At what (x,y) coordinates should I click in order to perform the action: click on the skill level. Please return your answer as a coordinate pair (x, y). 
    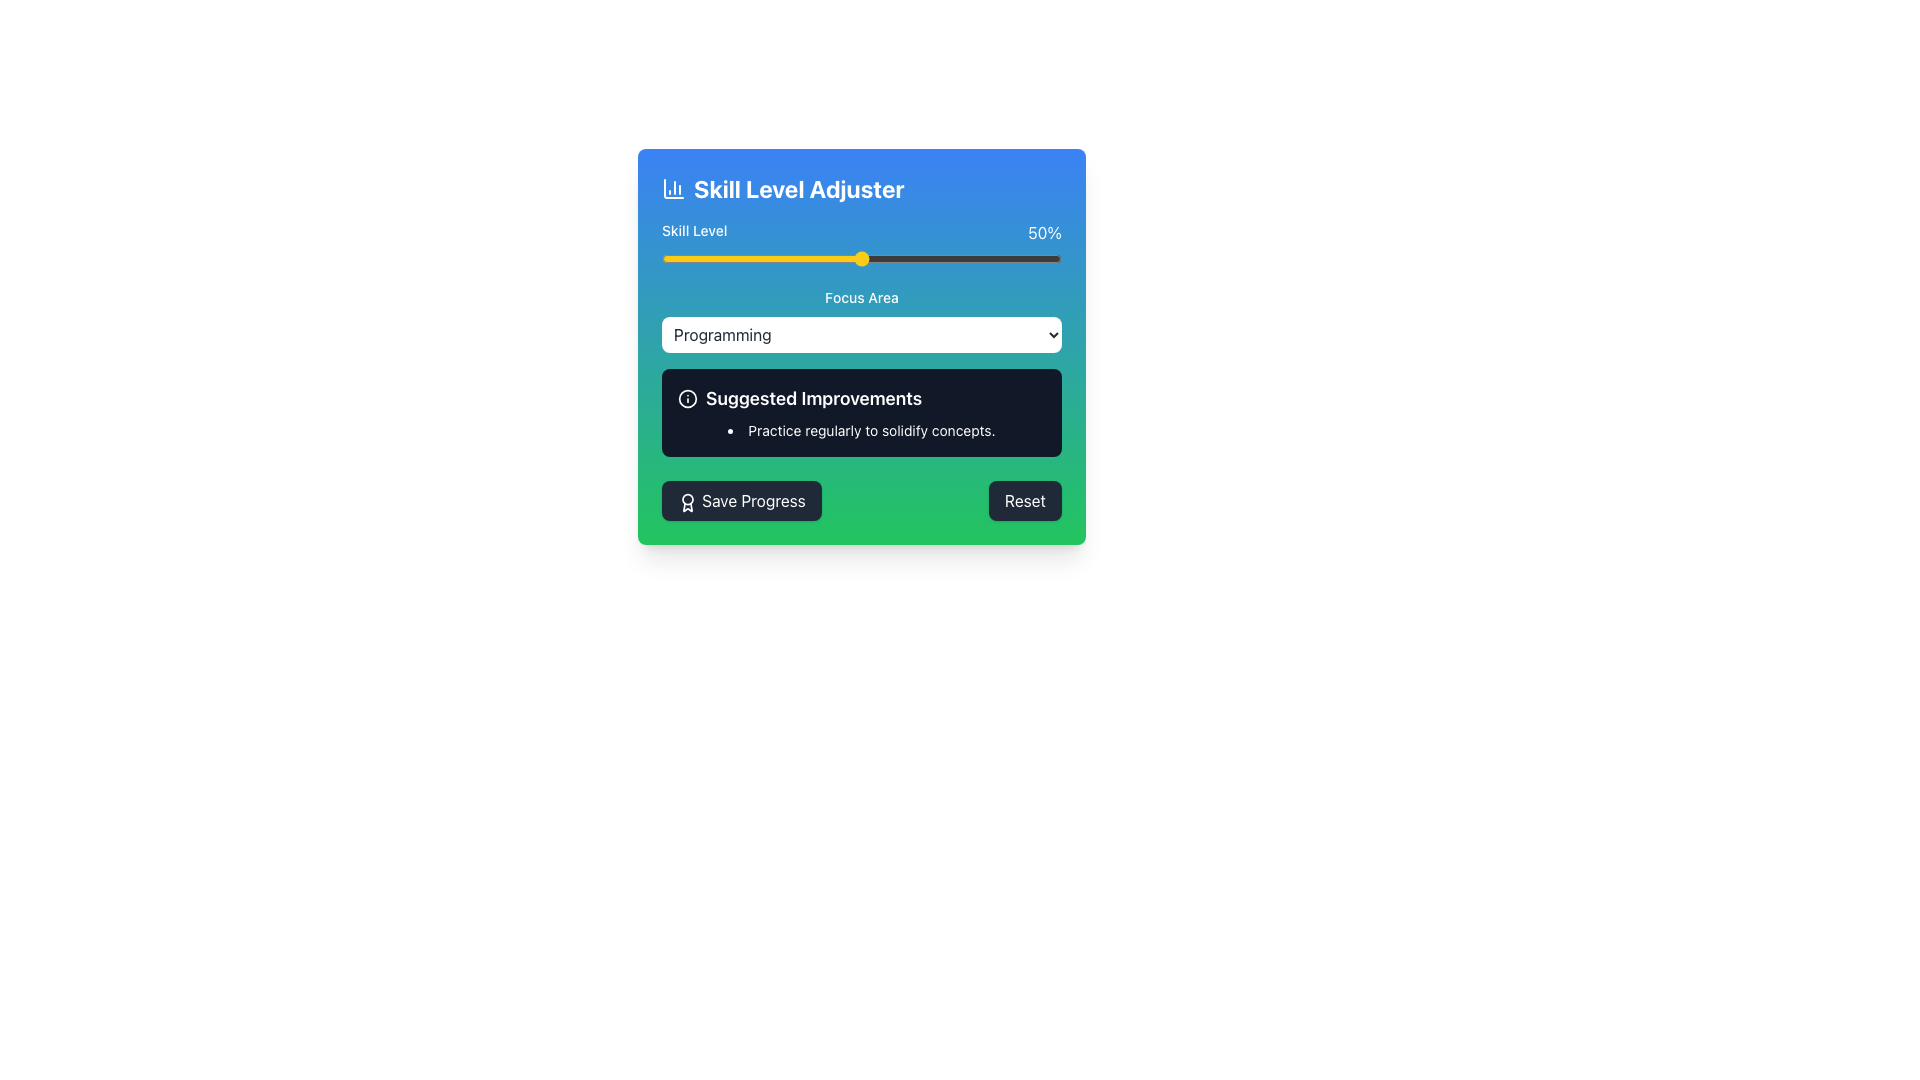
    Looking at the image, I should click on (681, 257).